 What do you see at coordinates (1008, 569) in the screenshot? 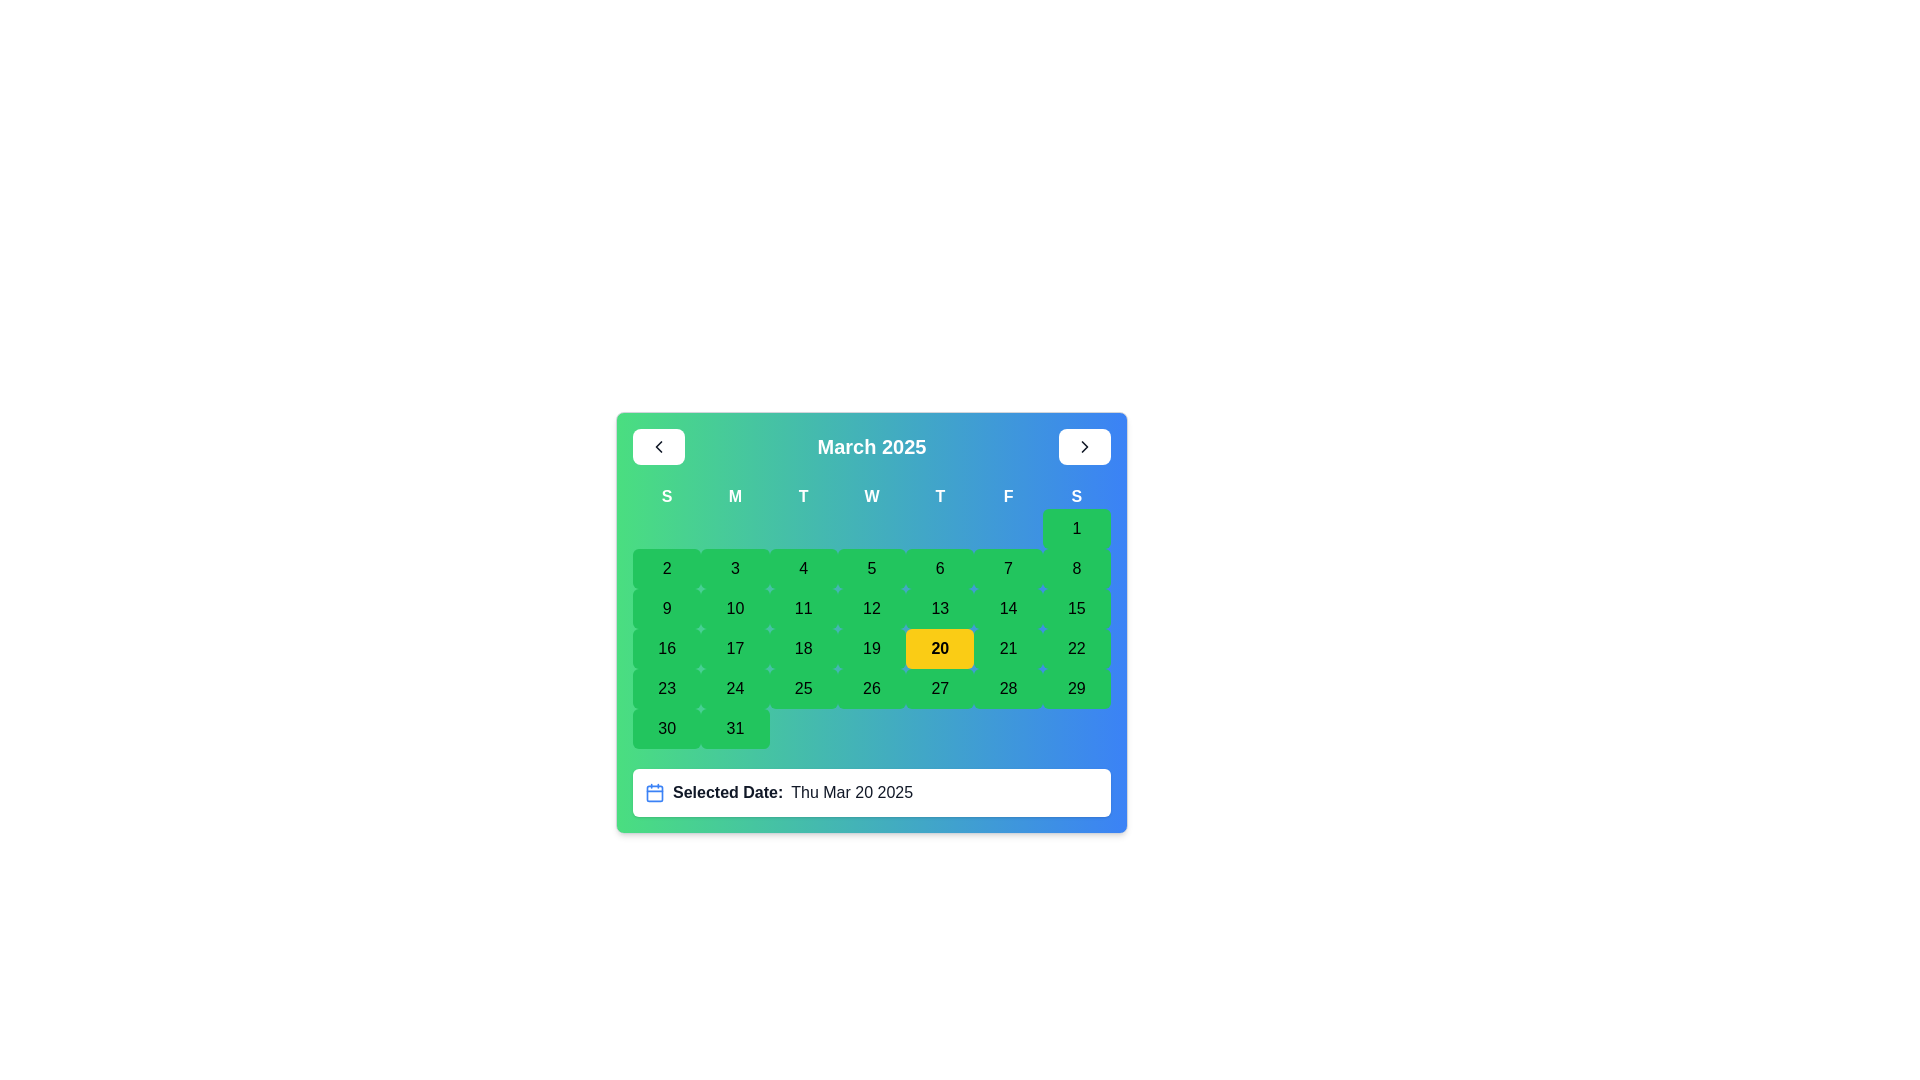
I see `the rectangular button with a green background containing the number '7', located in the second row and seventh column of the calendar grid` at bounding box center [1008, 569].